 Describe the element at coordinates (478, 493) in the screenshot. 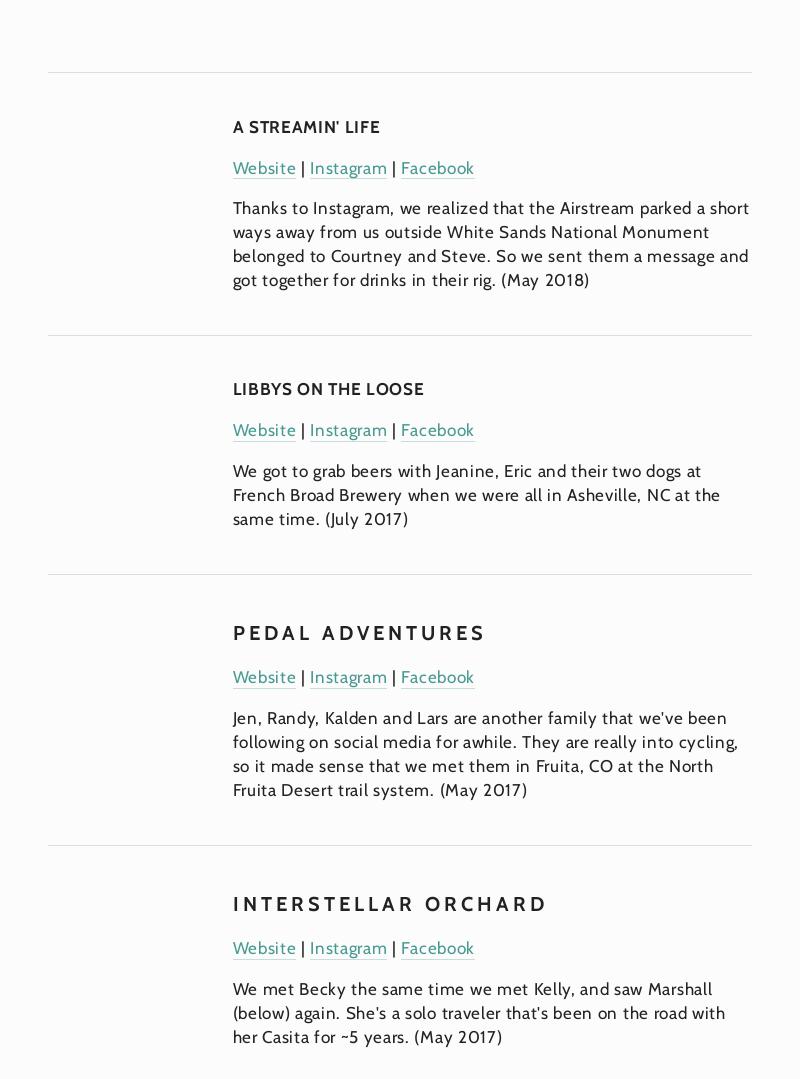

I see `'We got to grab beers with Jeanine, Eric and their two dogs at French Broad Brewery when we were all in Asheville, NC at the same time. (July 2017)'` at that location.